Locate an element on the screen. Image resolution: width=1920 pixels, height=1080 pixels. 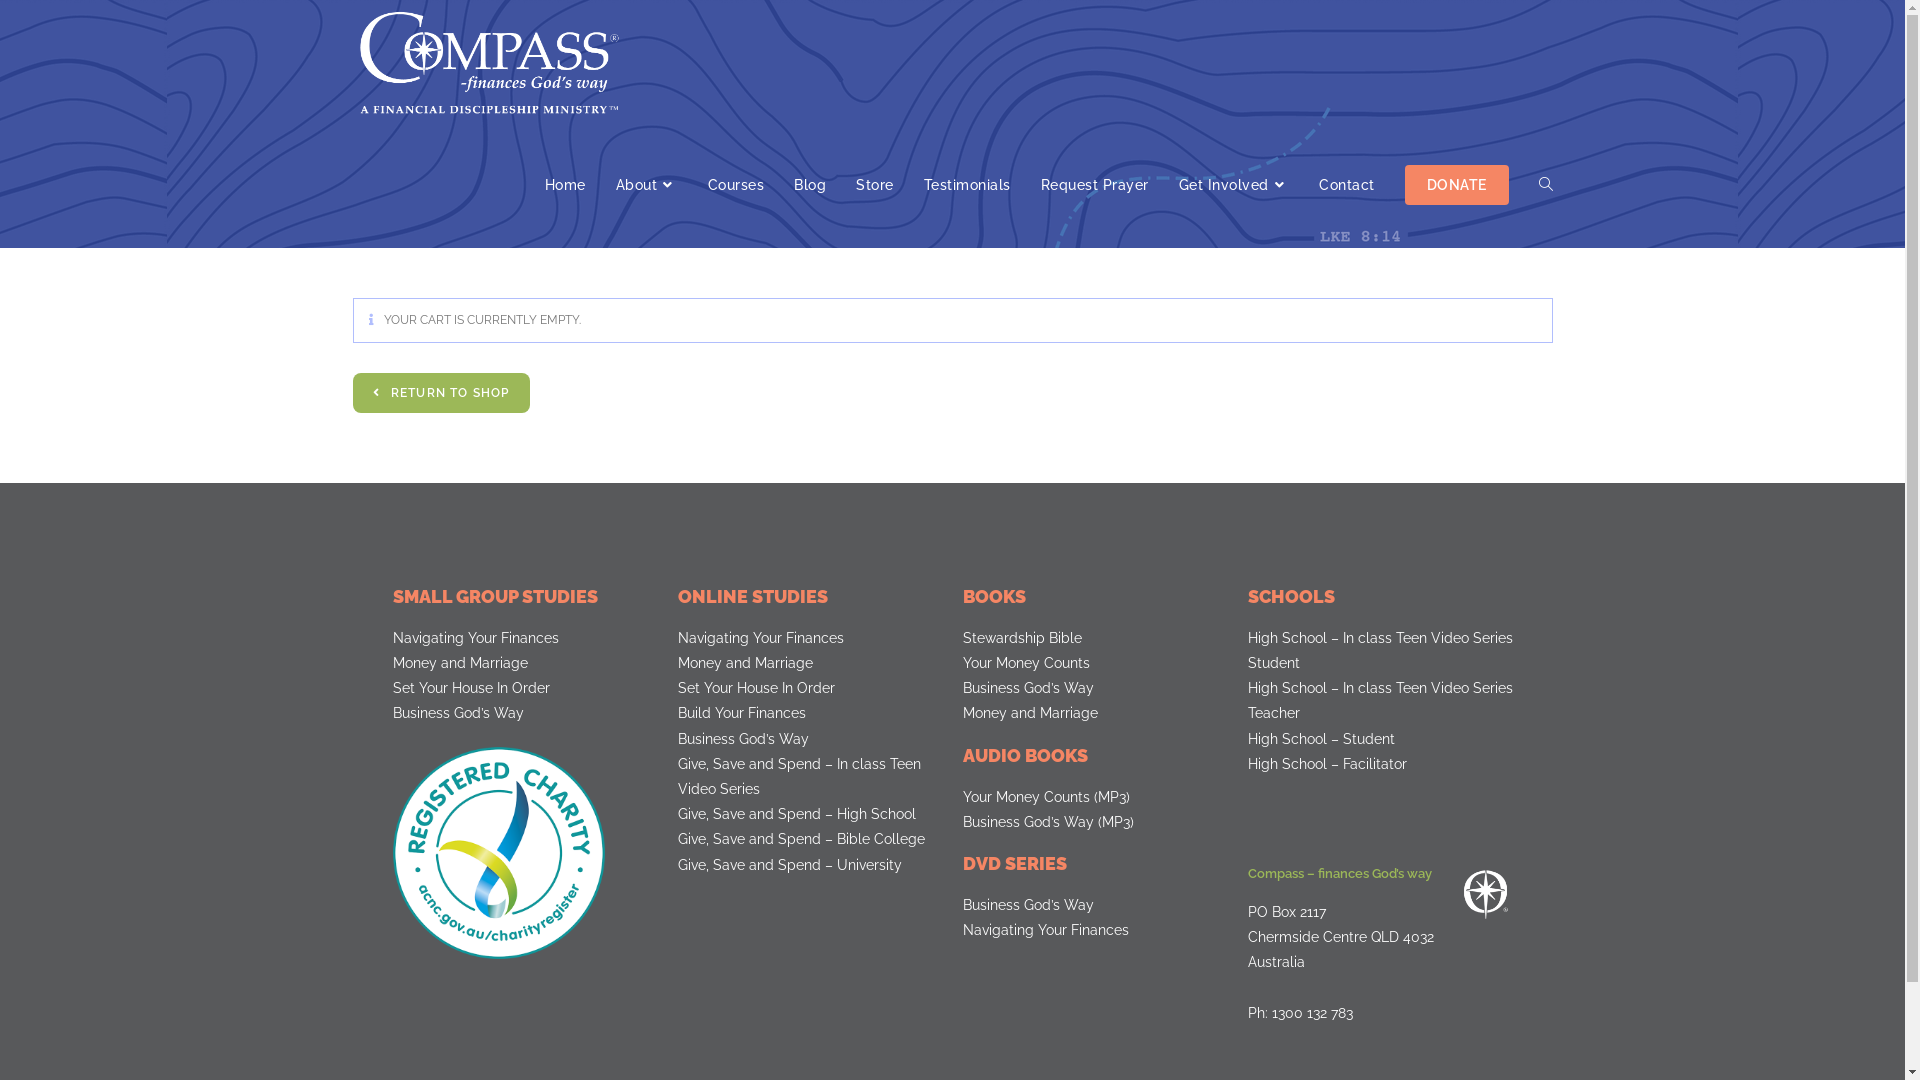
'DONATE' is located at coordinates (1389, 185).